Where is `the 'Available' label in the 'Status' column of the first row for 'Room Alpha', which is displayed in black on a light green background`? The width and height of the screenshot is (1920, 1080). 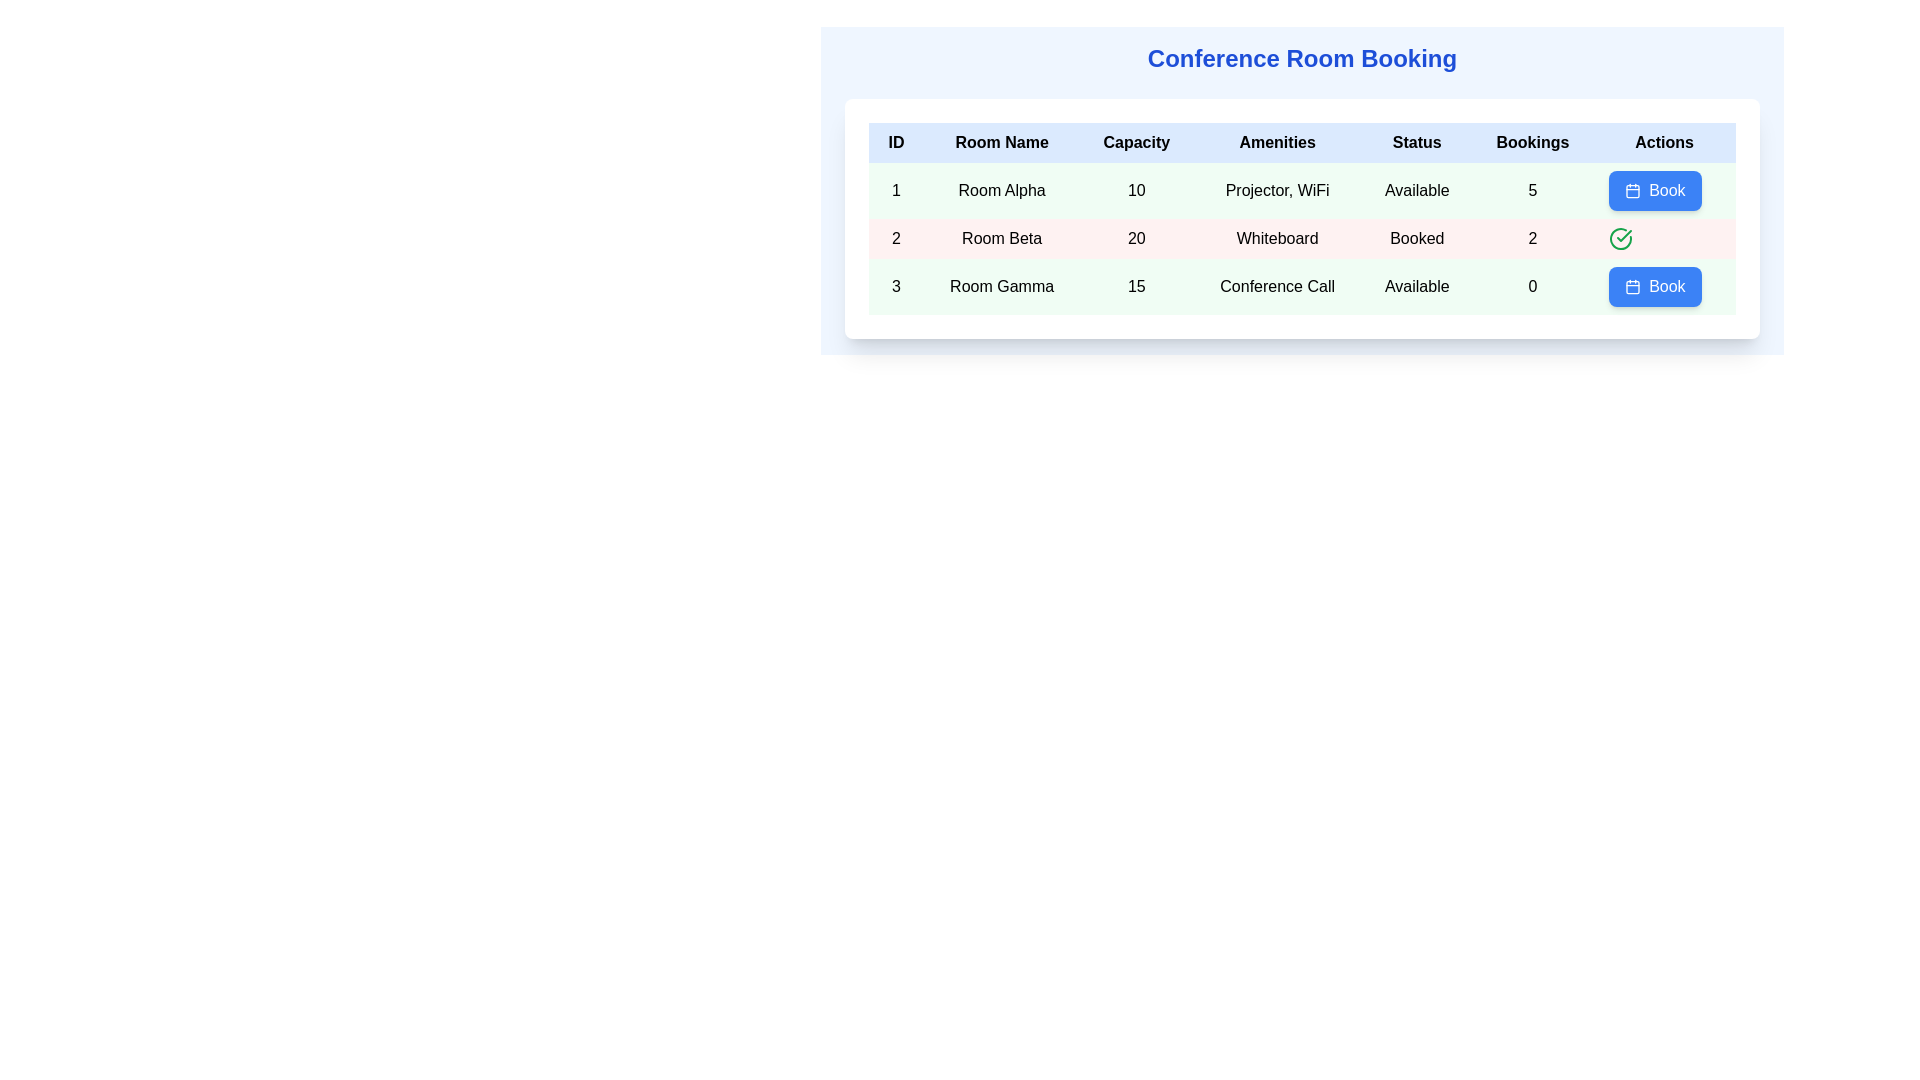 the 'Available' label in the 'Status' column of the first row for 'Room Alpha', which is displayed in black on a light green background is located at coordinates (1416, 191).